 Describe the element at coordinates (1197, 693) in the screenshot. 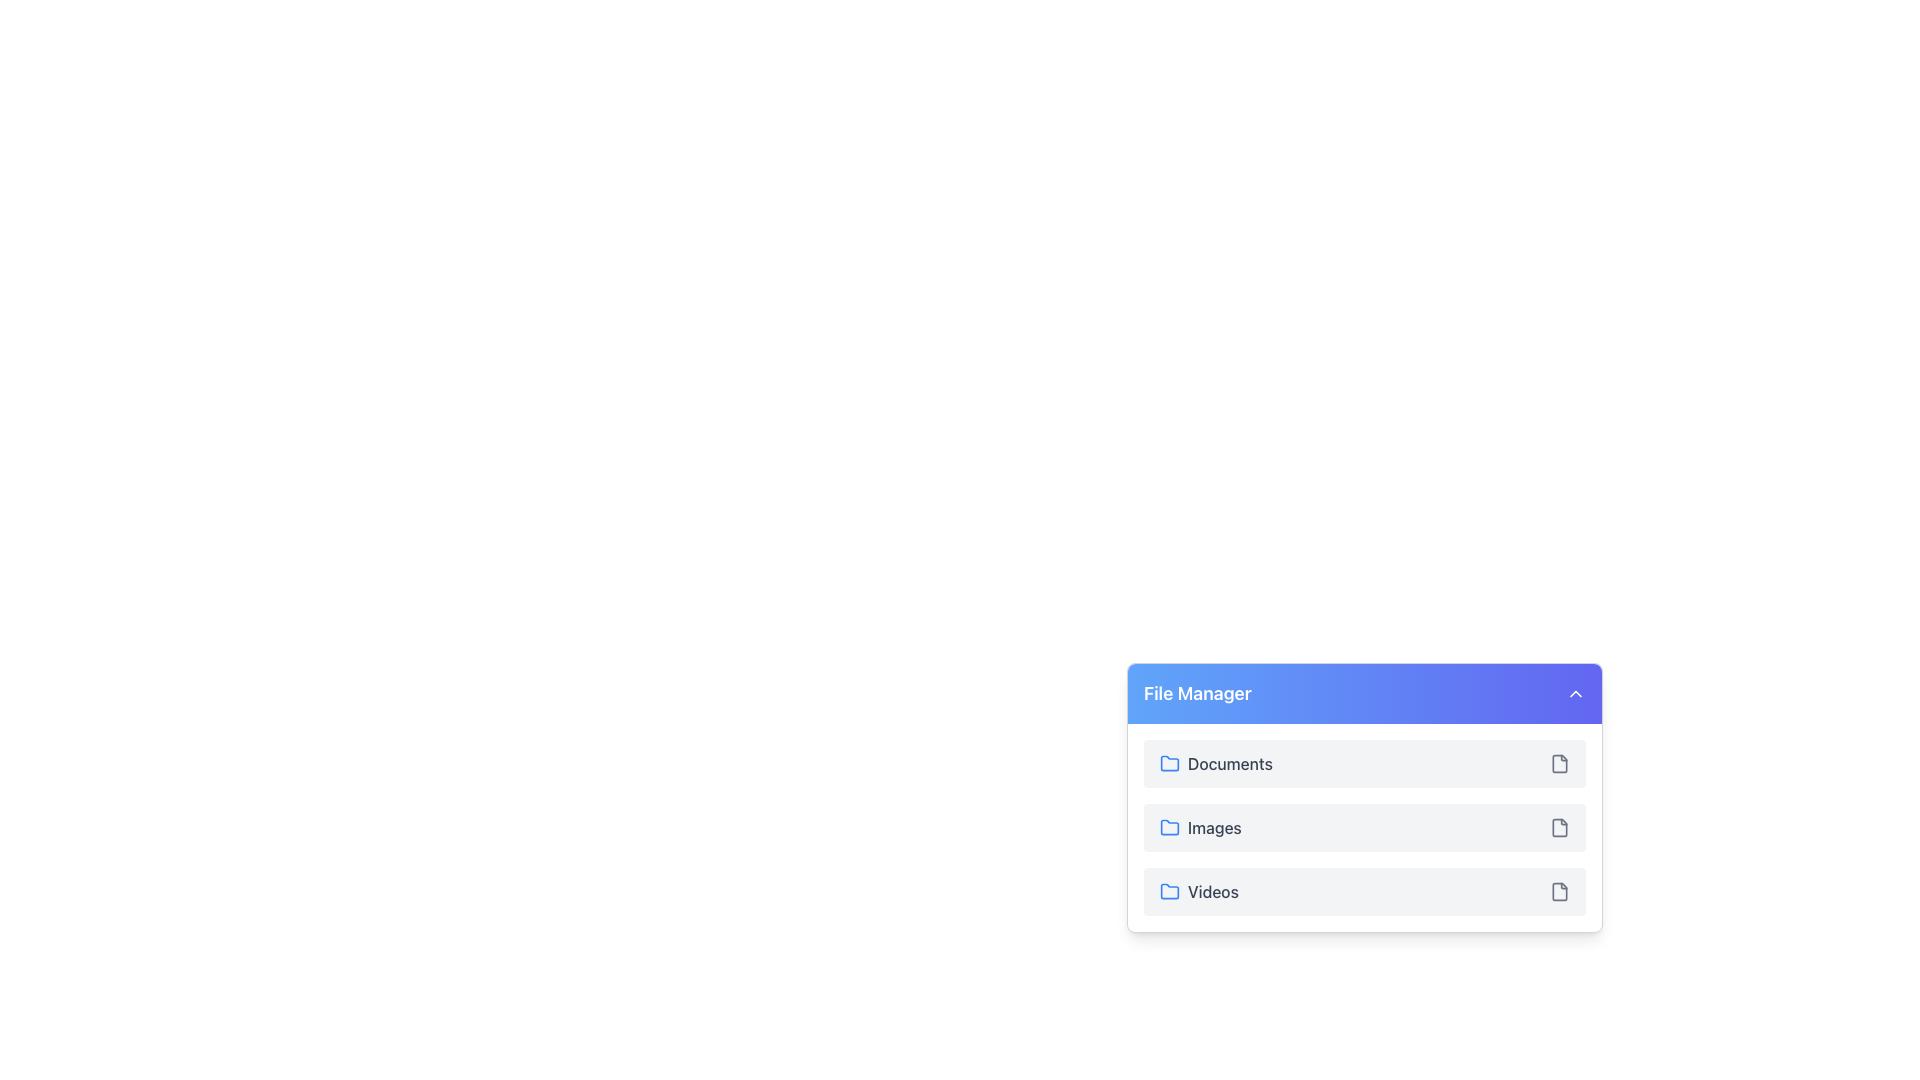

I see `text content of the 'File Manager' text label, which is styled with a bold, large font and located in the top-left corner of the header section with a blue gradient background` at that location.